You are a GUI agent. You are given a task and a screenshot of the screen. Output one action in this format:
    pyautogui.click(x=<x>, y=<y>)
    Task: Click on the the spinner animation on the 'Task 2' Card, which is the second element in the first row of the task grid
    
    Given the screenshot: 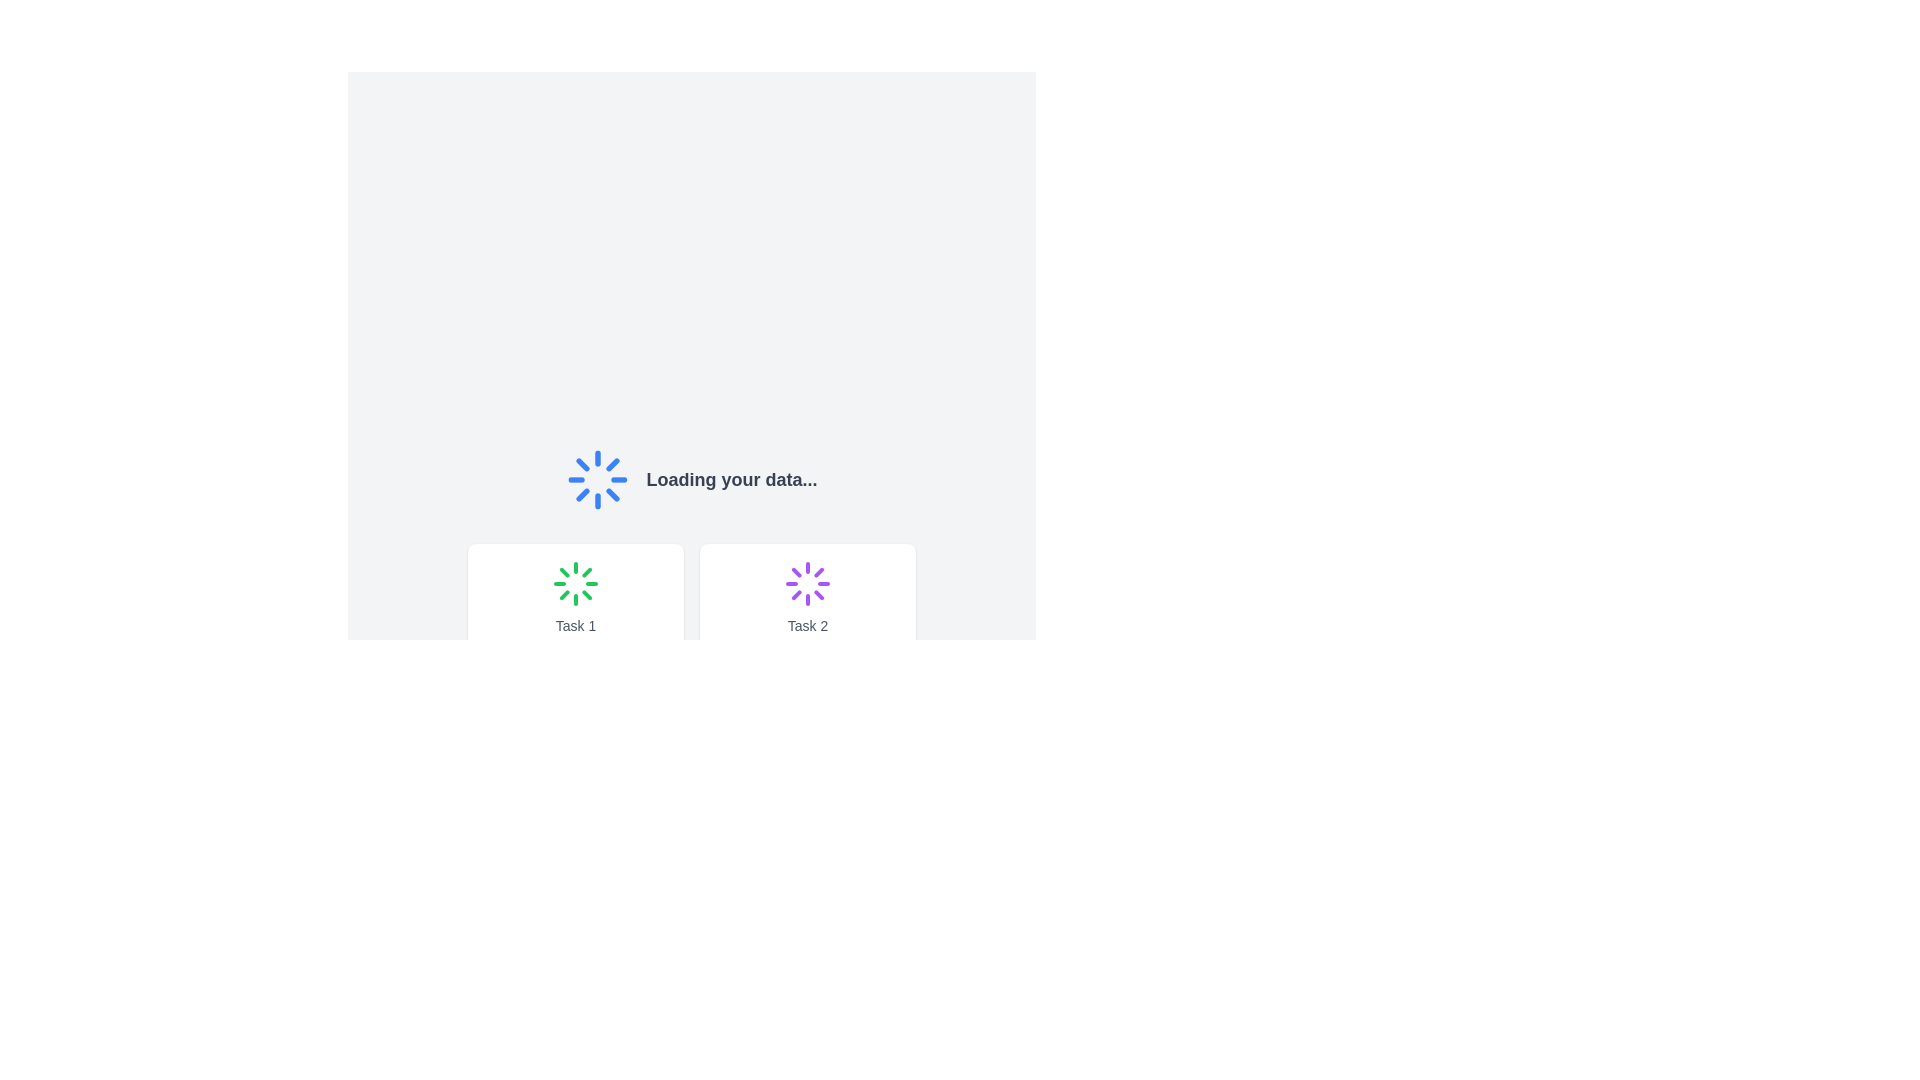 What is the action you would take?
    pyautogui.click(x=807, y=596)
    